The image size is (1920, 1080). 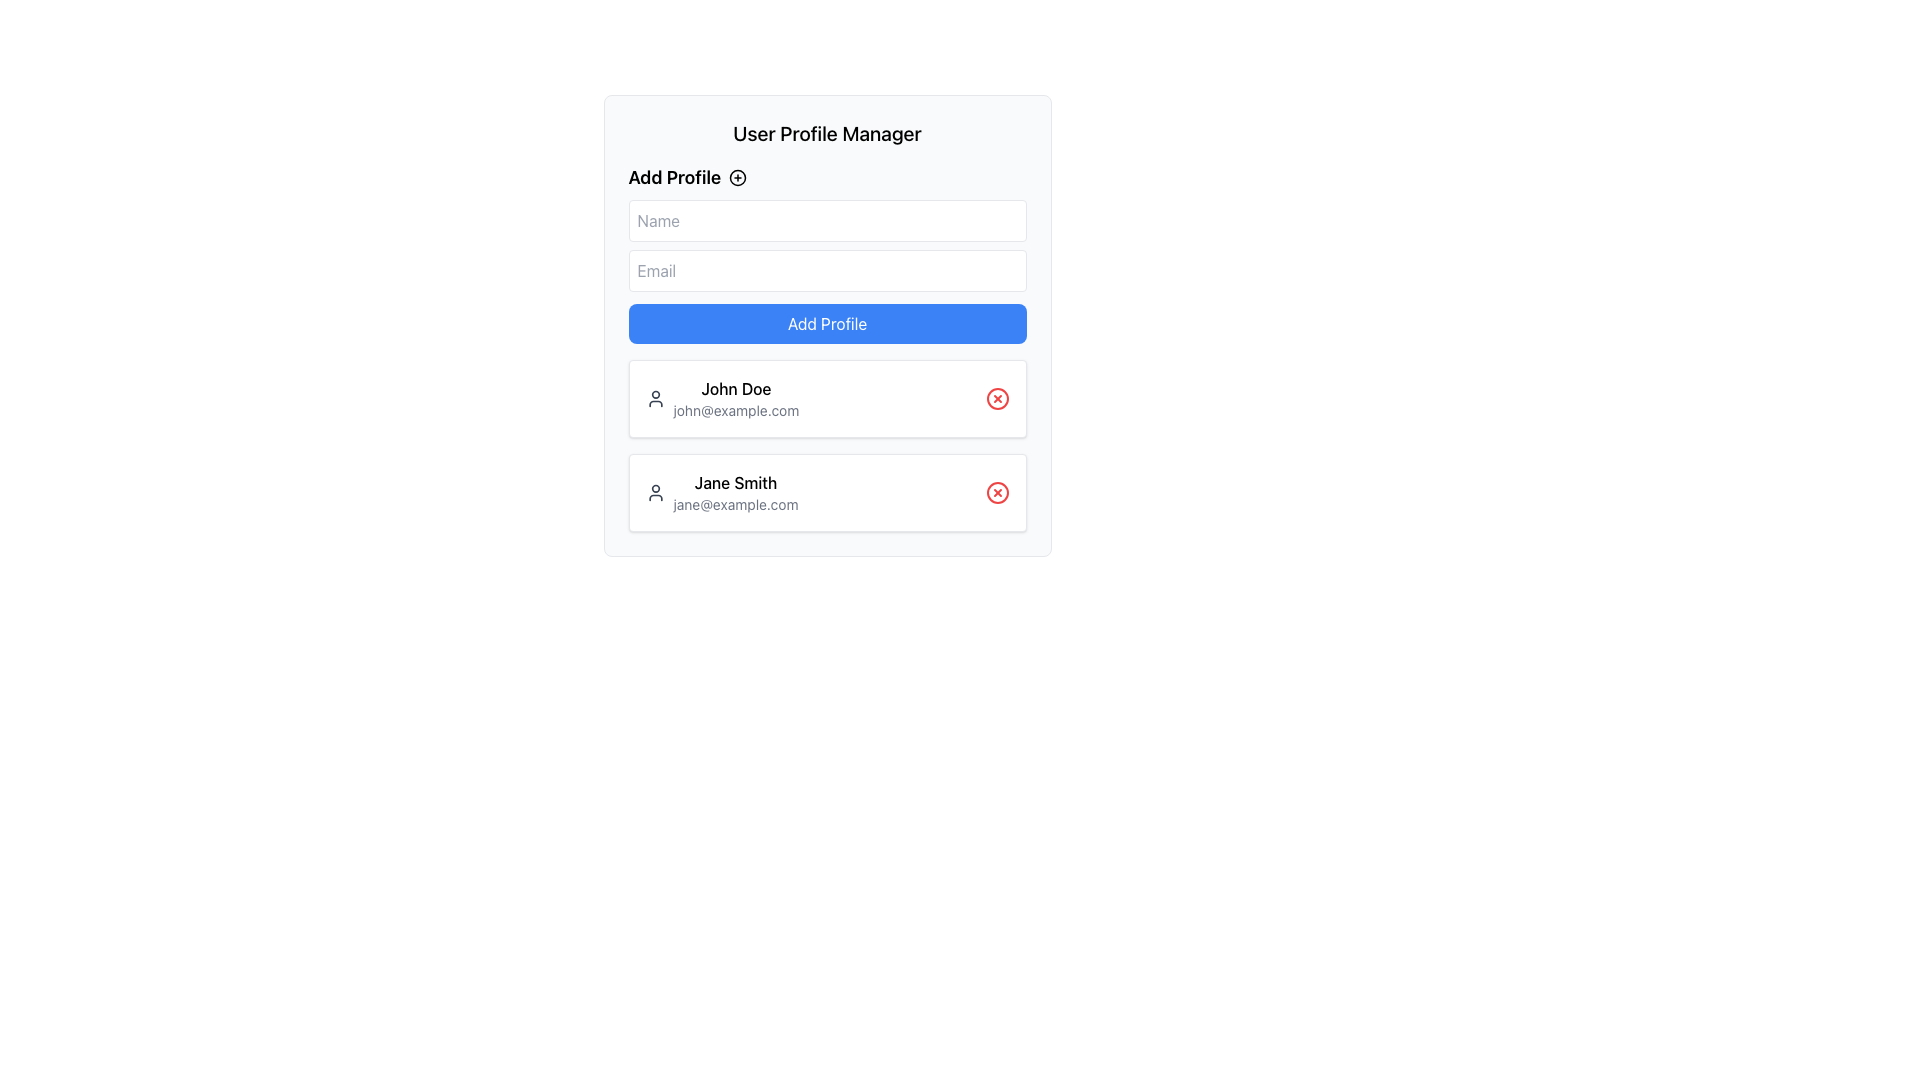 What do you see at coordinates (827, 134) in the screenshot?
I see `the prominently displayed title text labeled 'User Profile Manager', which is styled with a larger font size and bold formatting, located at the top of a card widget` at bounding box center [827, 134].